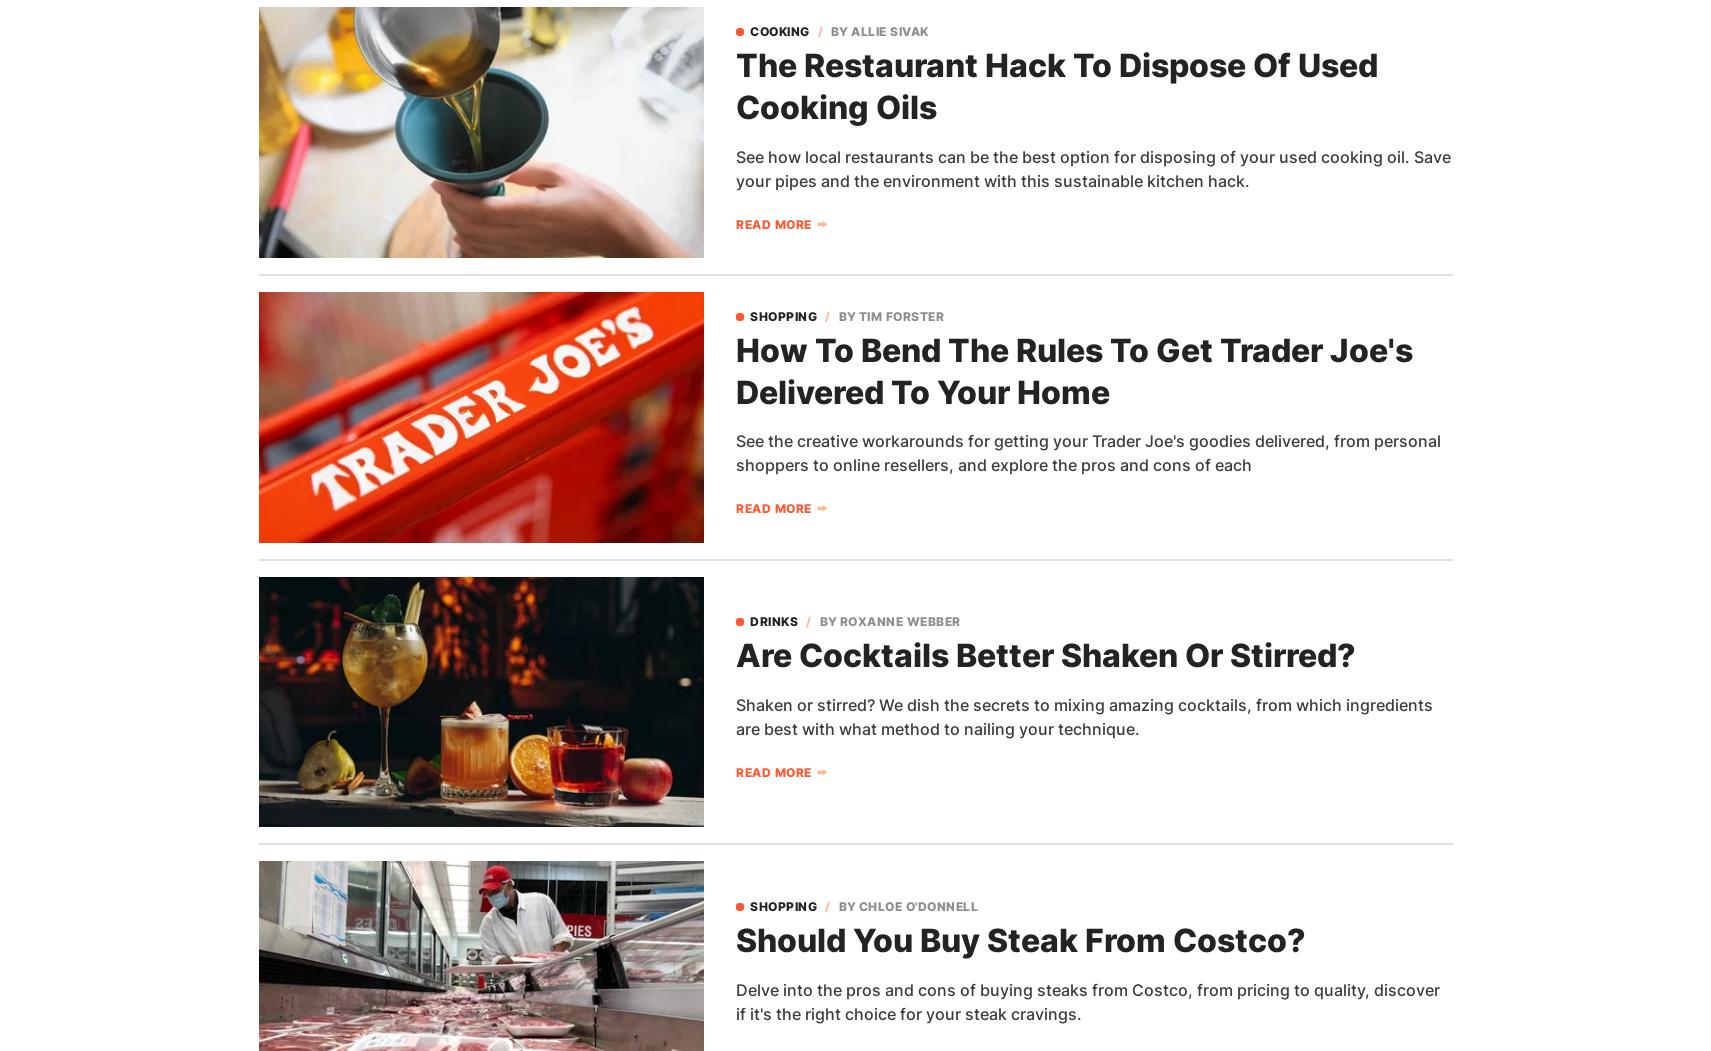  Describe the element at coordinates (773, 620) in the screenshot. I see `'Drinks'` at that location.